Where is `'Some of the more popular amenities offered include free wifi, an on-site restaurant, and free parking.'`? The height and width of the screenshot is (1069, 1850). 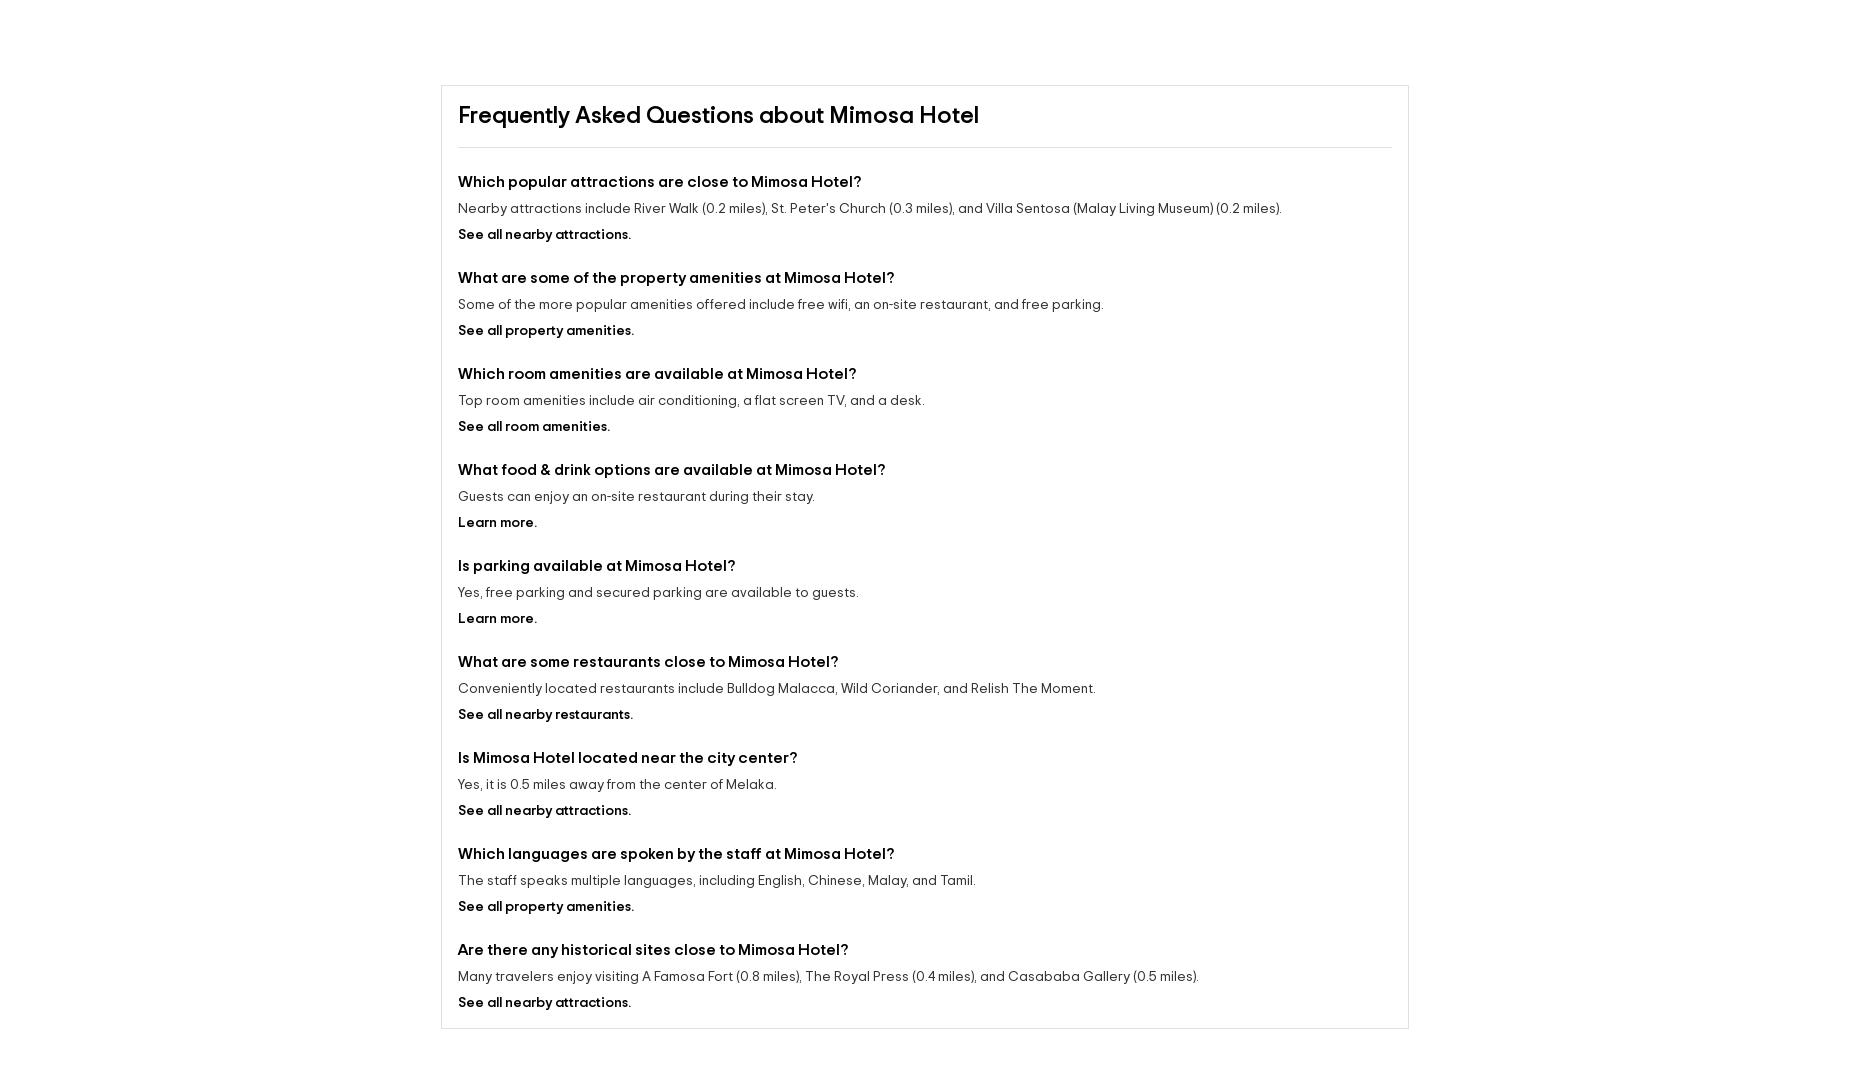
'Some of the more popular amenities offered include free wifi, an on-site restaurant, and free parking.' is located at coordinates (457, 303).